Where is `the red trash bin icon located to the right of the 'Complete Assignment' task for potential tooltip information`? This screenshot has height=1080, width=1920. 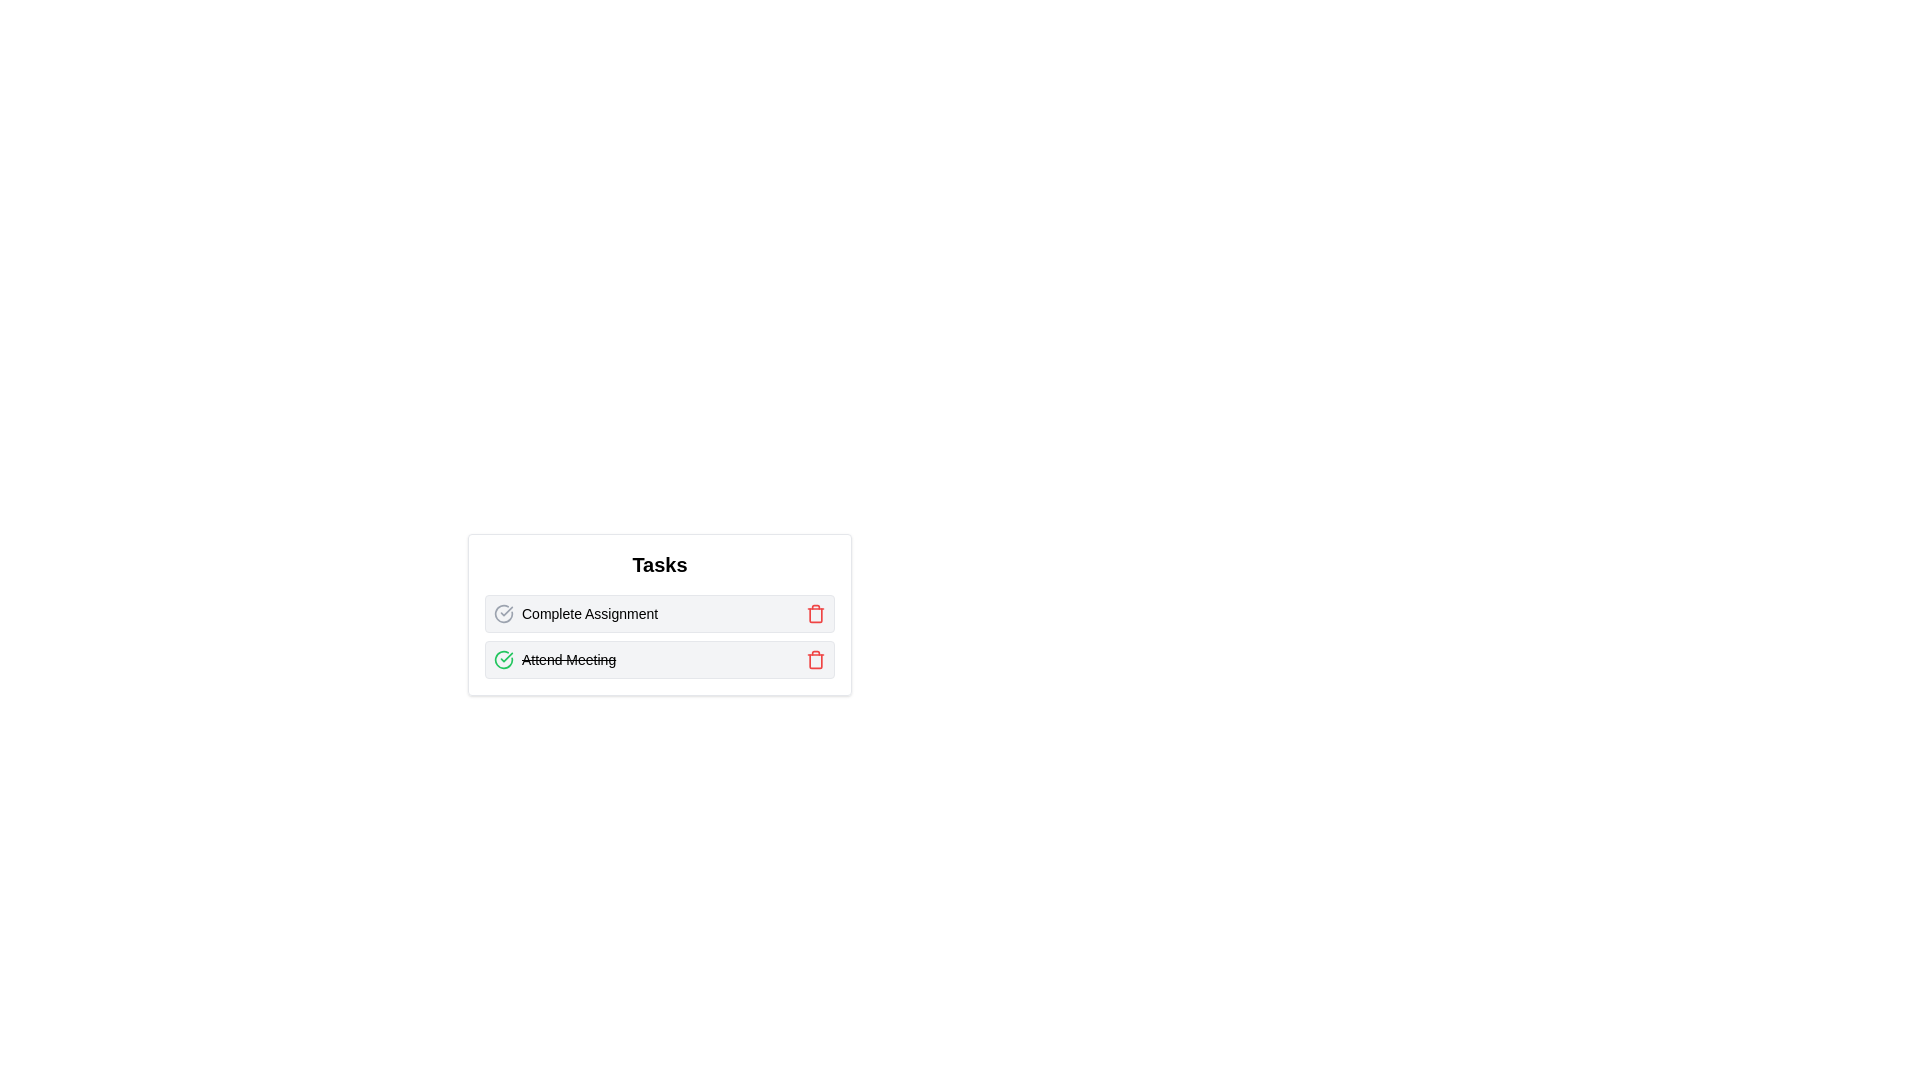
the red trash bin icon located to the right of the 'Complete Assignment' task for potential tooltip information is located at coordinates (816, 612).